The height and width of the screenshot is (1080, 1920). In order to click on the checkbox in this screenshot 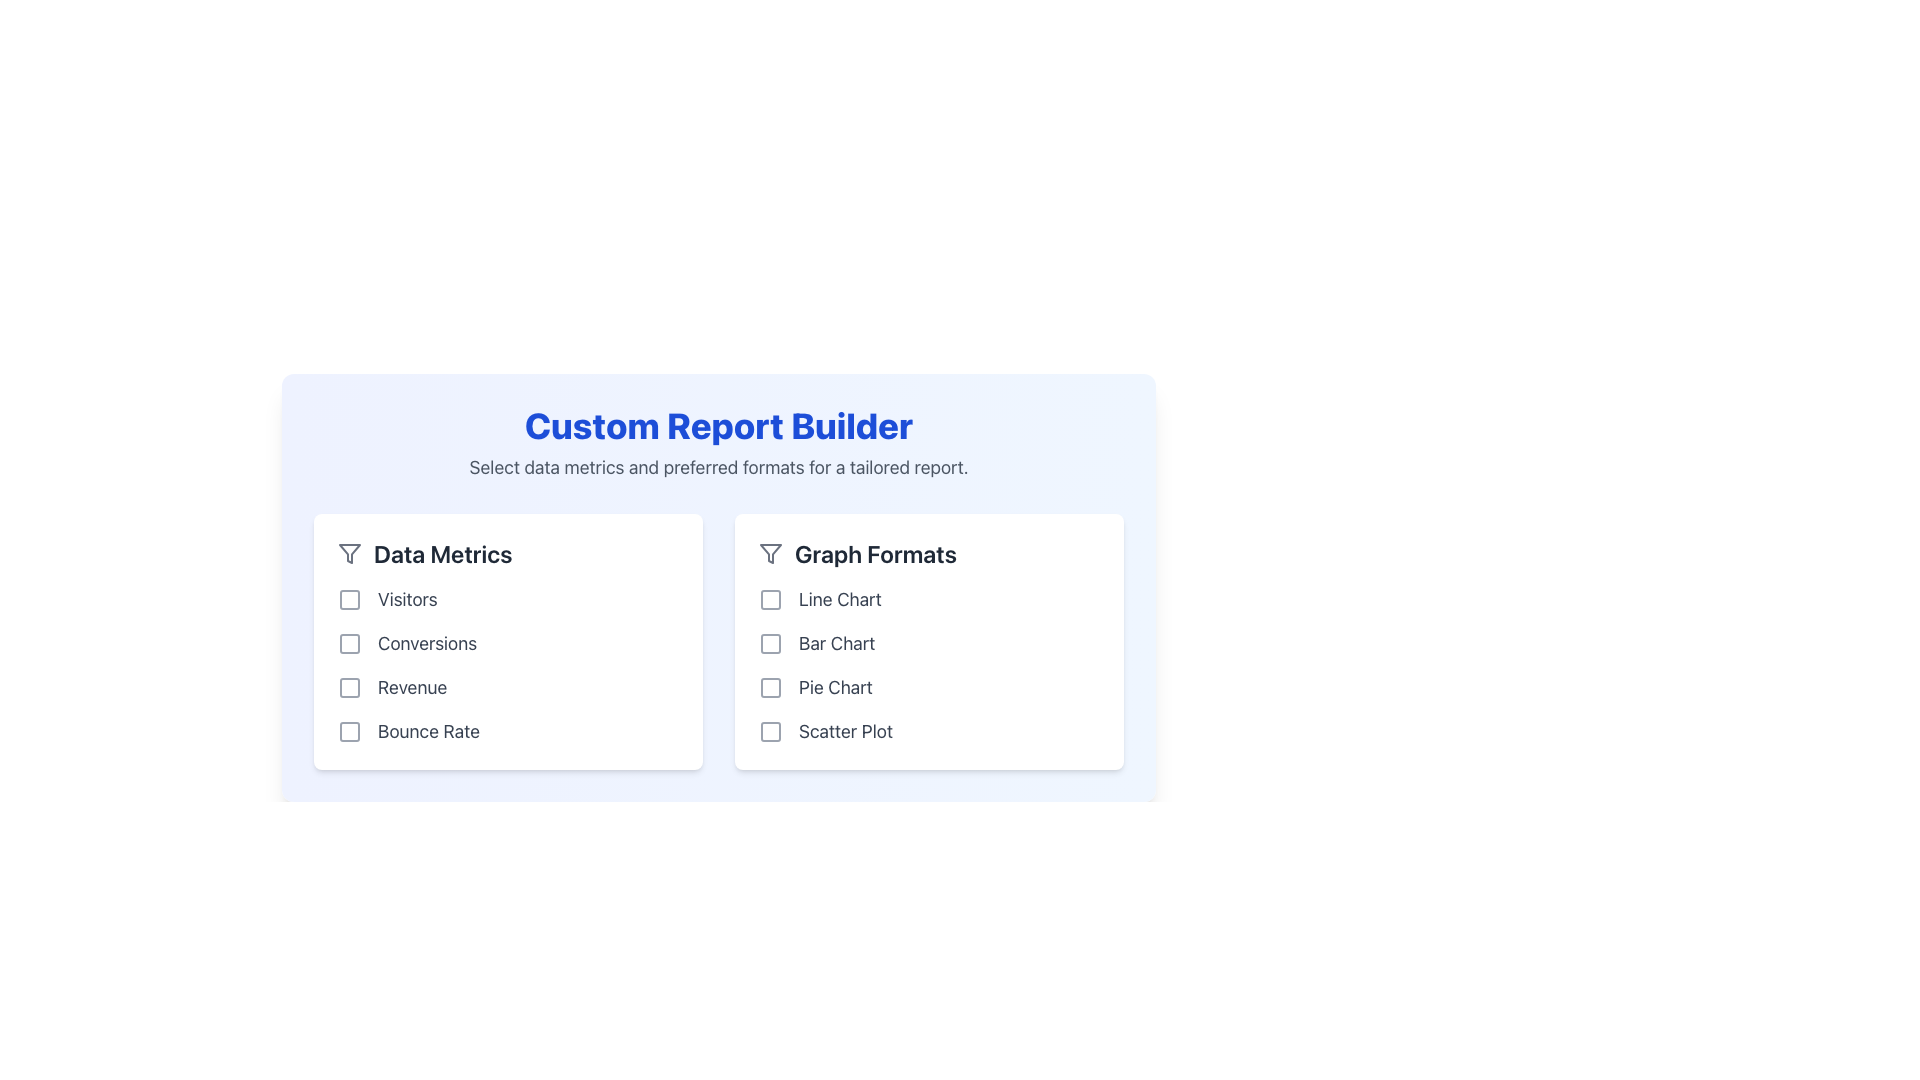, I will do `click(928, 644)`.